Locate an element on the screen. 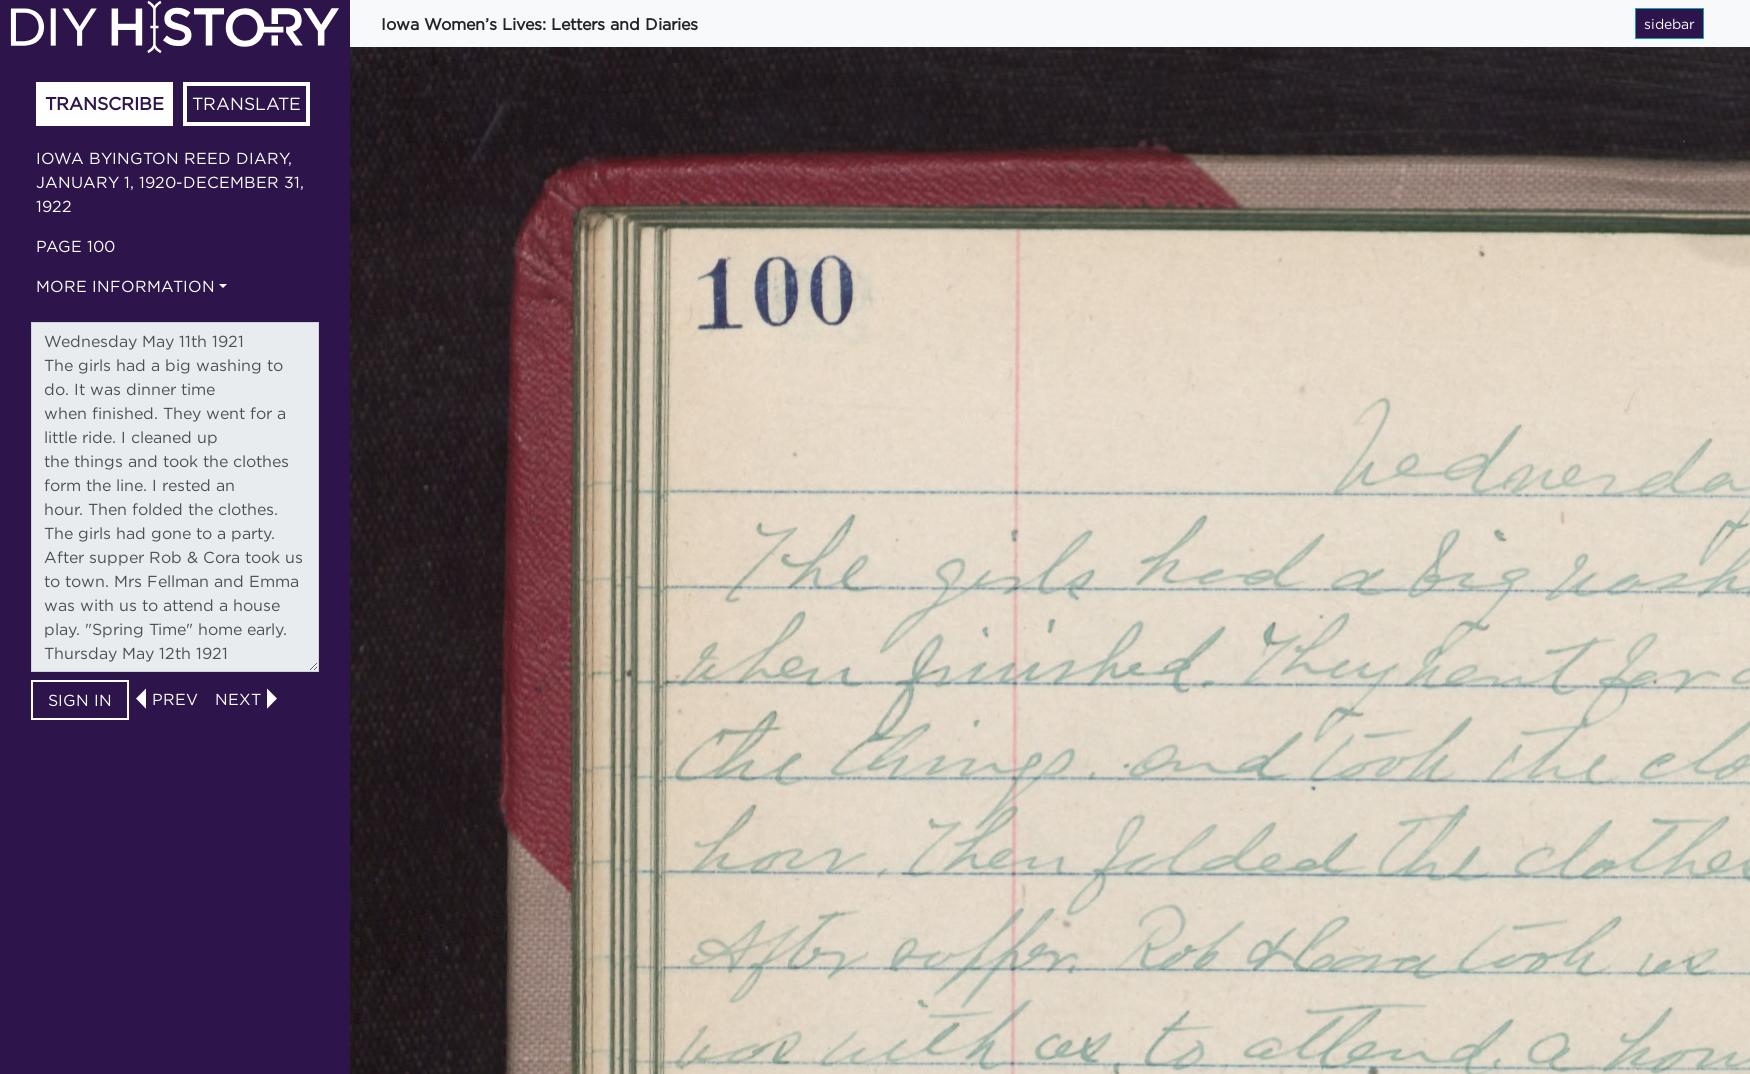 The image size is (1750, 1074). 'Translate' is located at coordinates (246, 102).